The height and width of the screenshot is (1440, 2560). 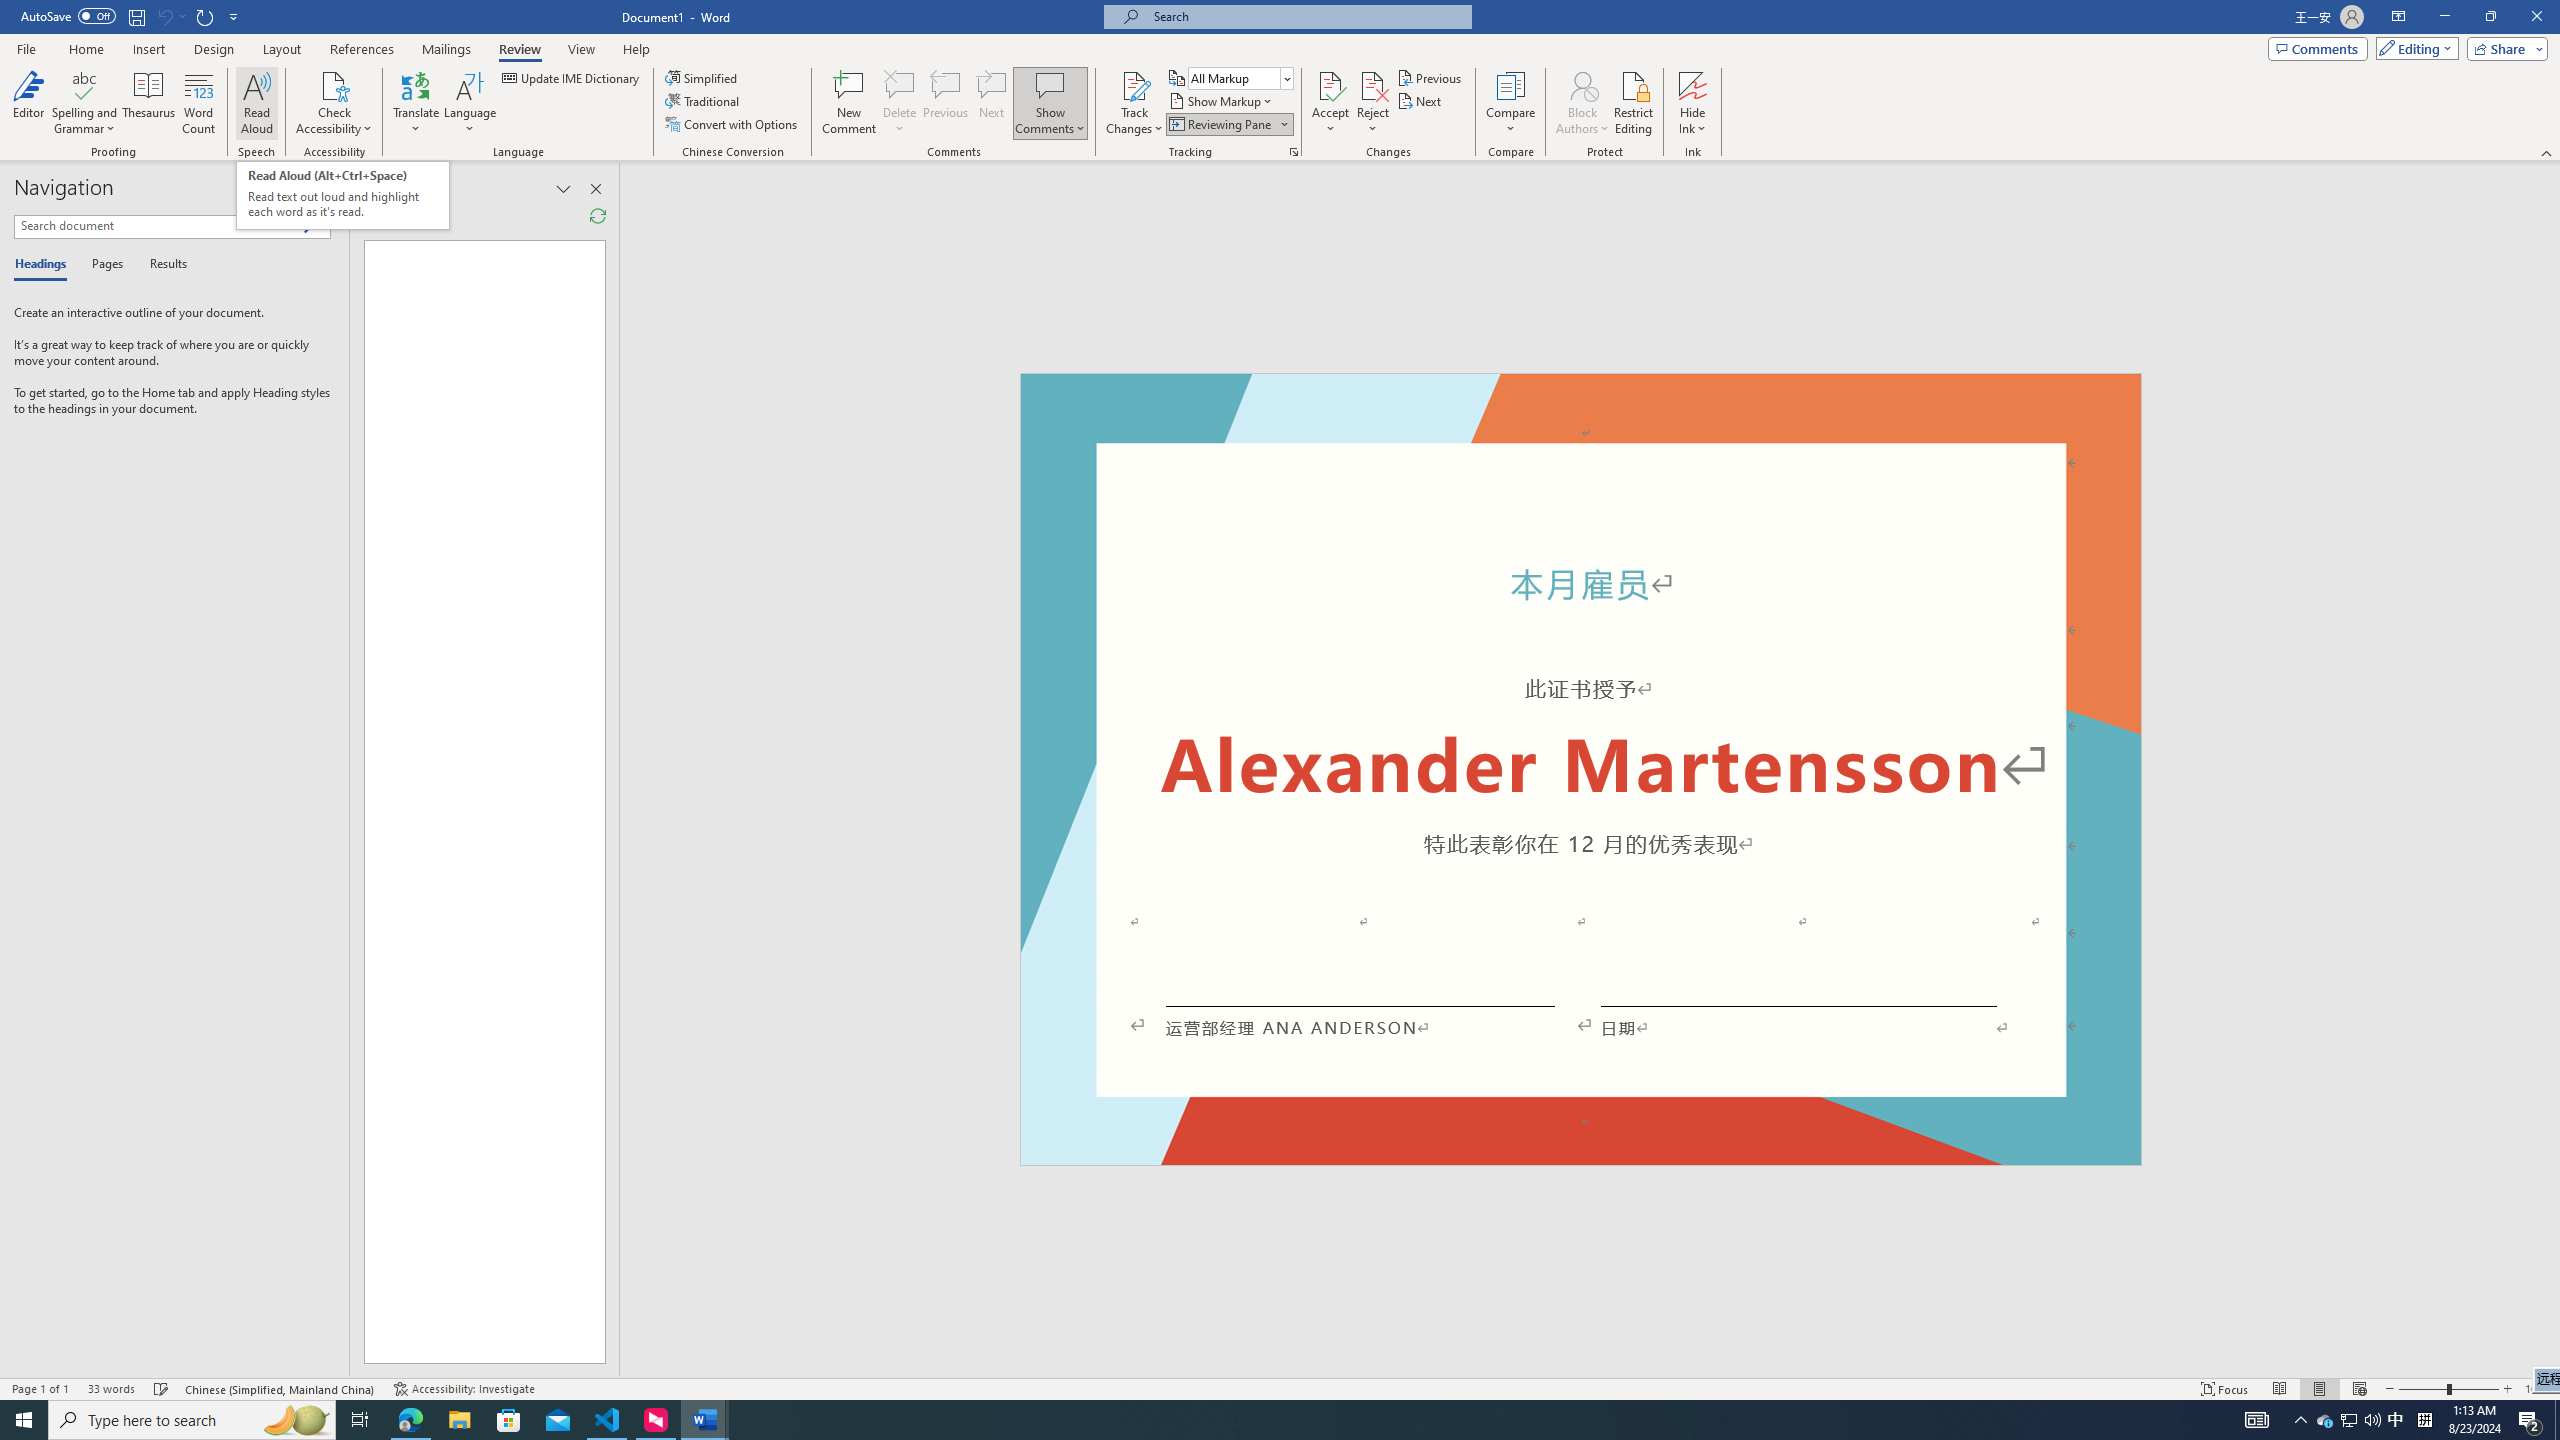 I want to click on 'Review', so click(x=518, y=49).